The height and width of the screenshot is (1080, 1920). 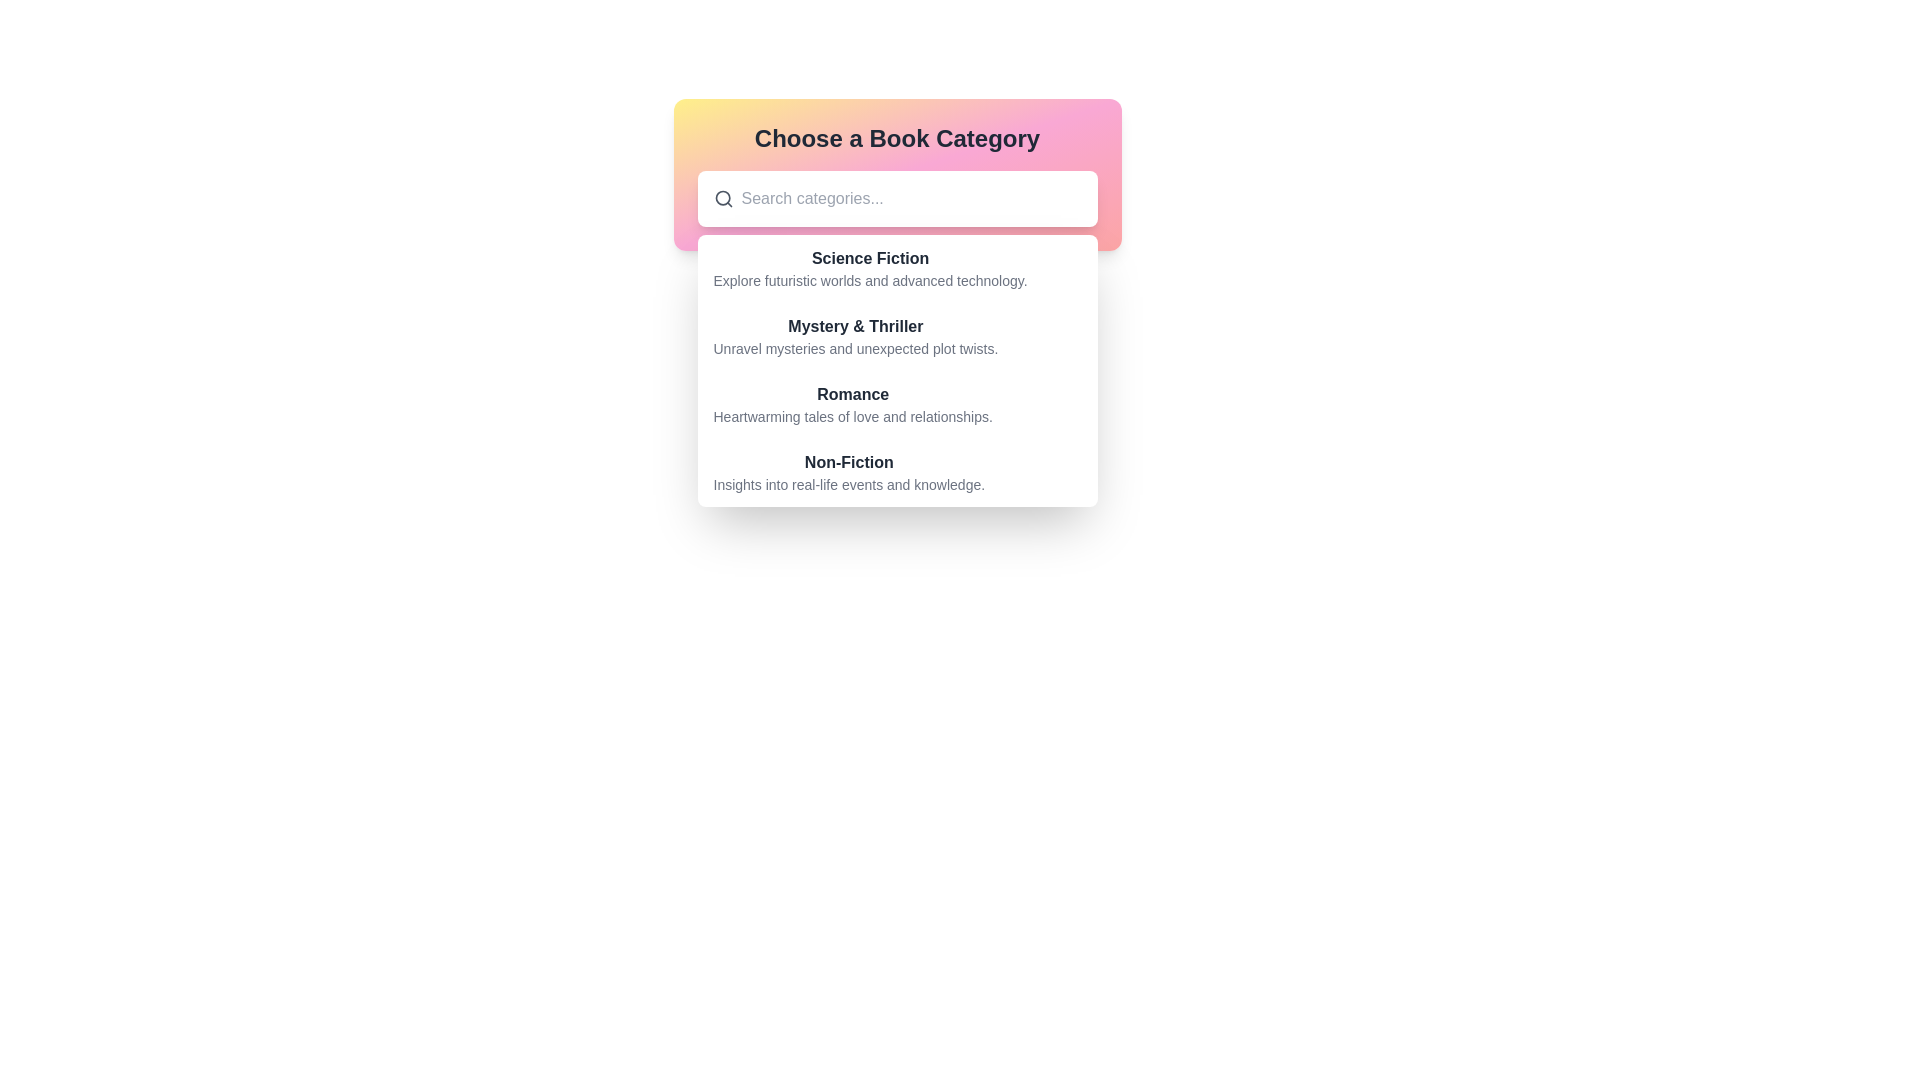 What do you see at coordinates (853, 405) in the screenshot?
I see `the text display element titled 'Romance' that contains the description 'Heartwarming tales of love and relationships.' This element is the third entry in the list under the header 'Choose a Book Category'` at bounding box center [853, 405].